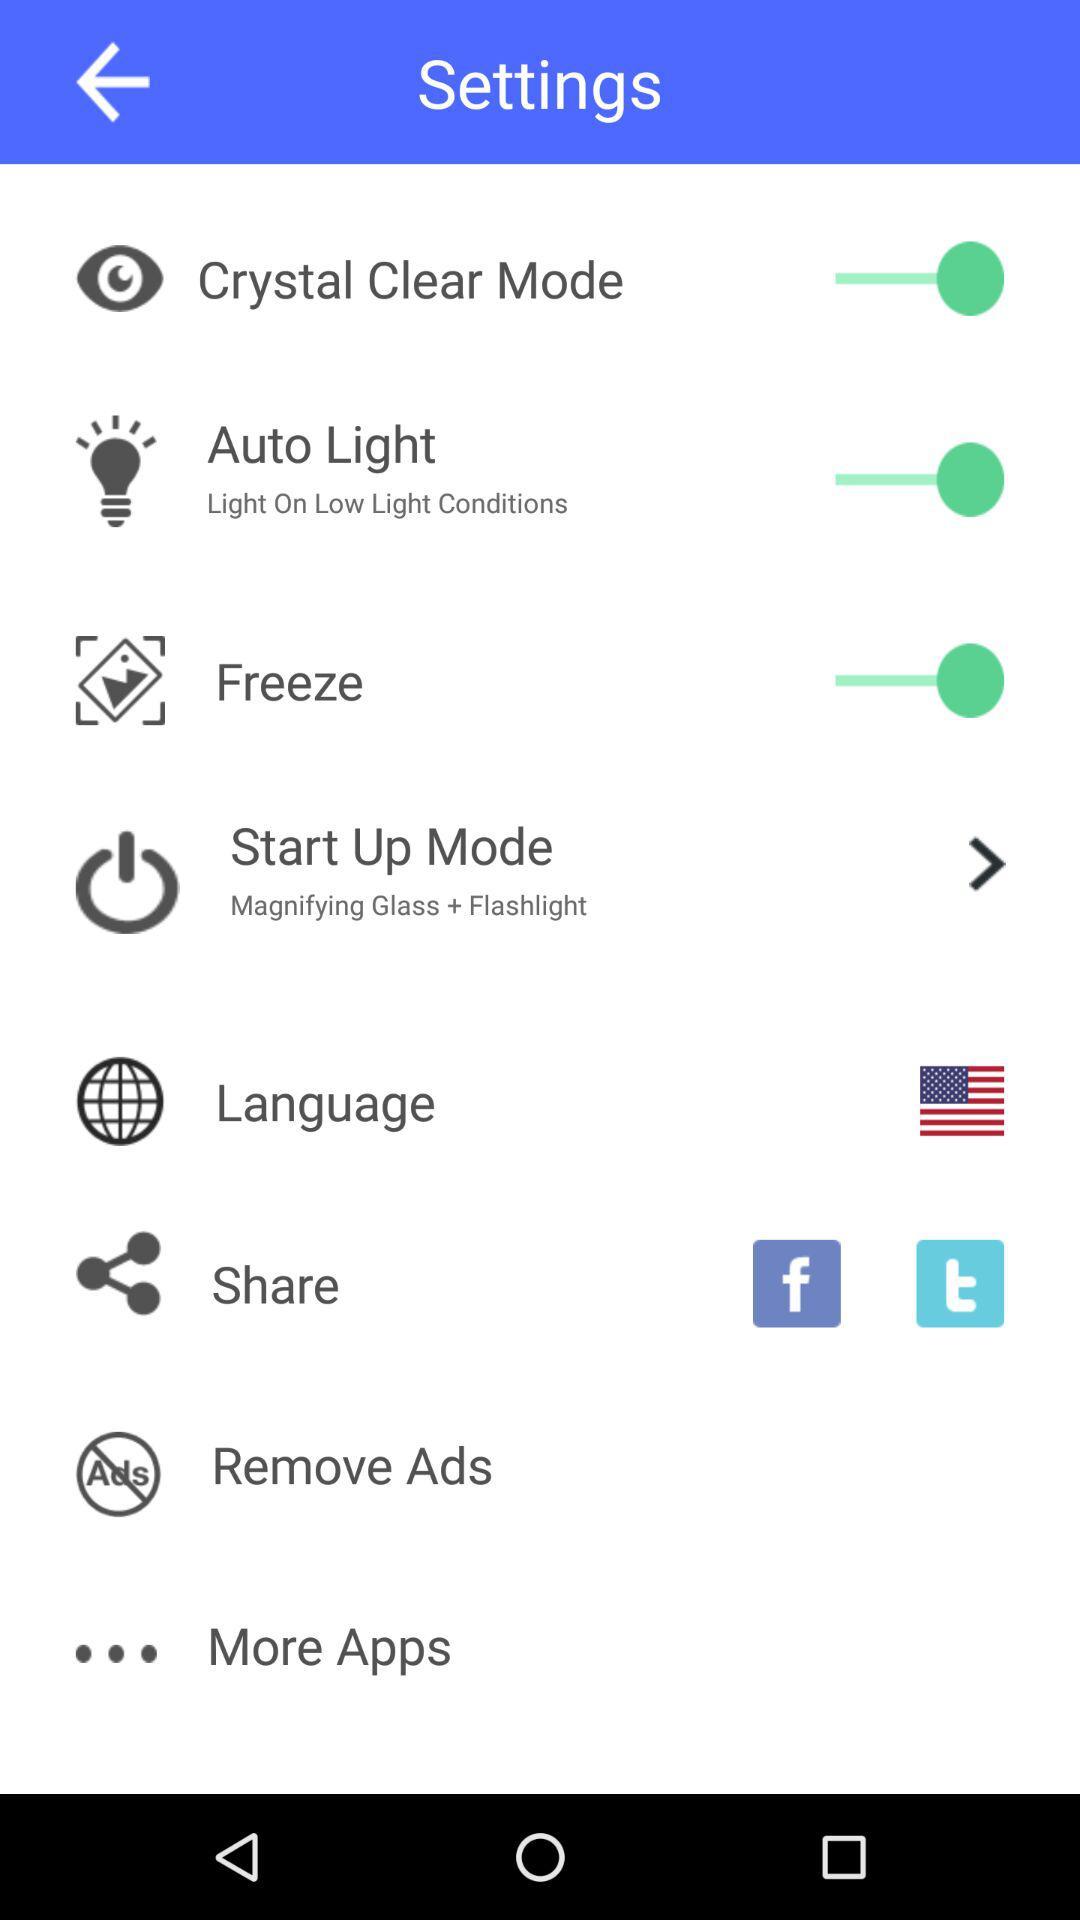 This screenshot has width=1080, height=1920. What do you see at coordinates (919, 478) in the screenshot?
I see `the icon to the right of the light on low icon` at bounding box center [919, 478].